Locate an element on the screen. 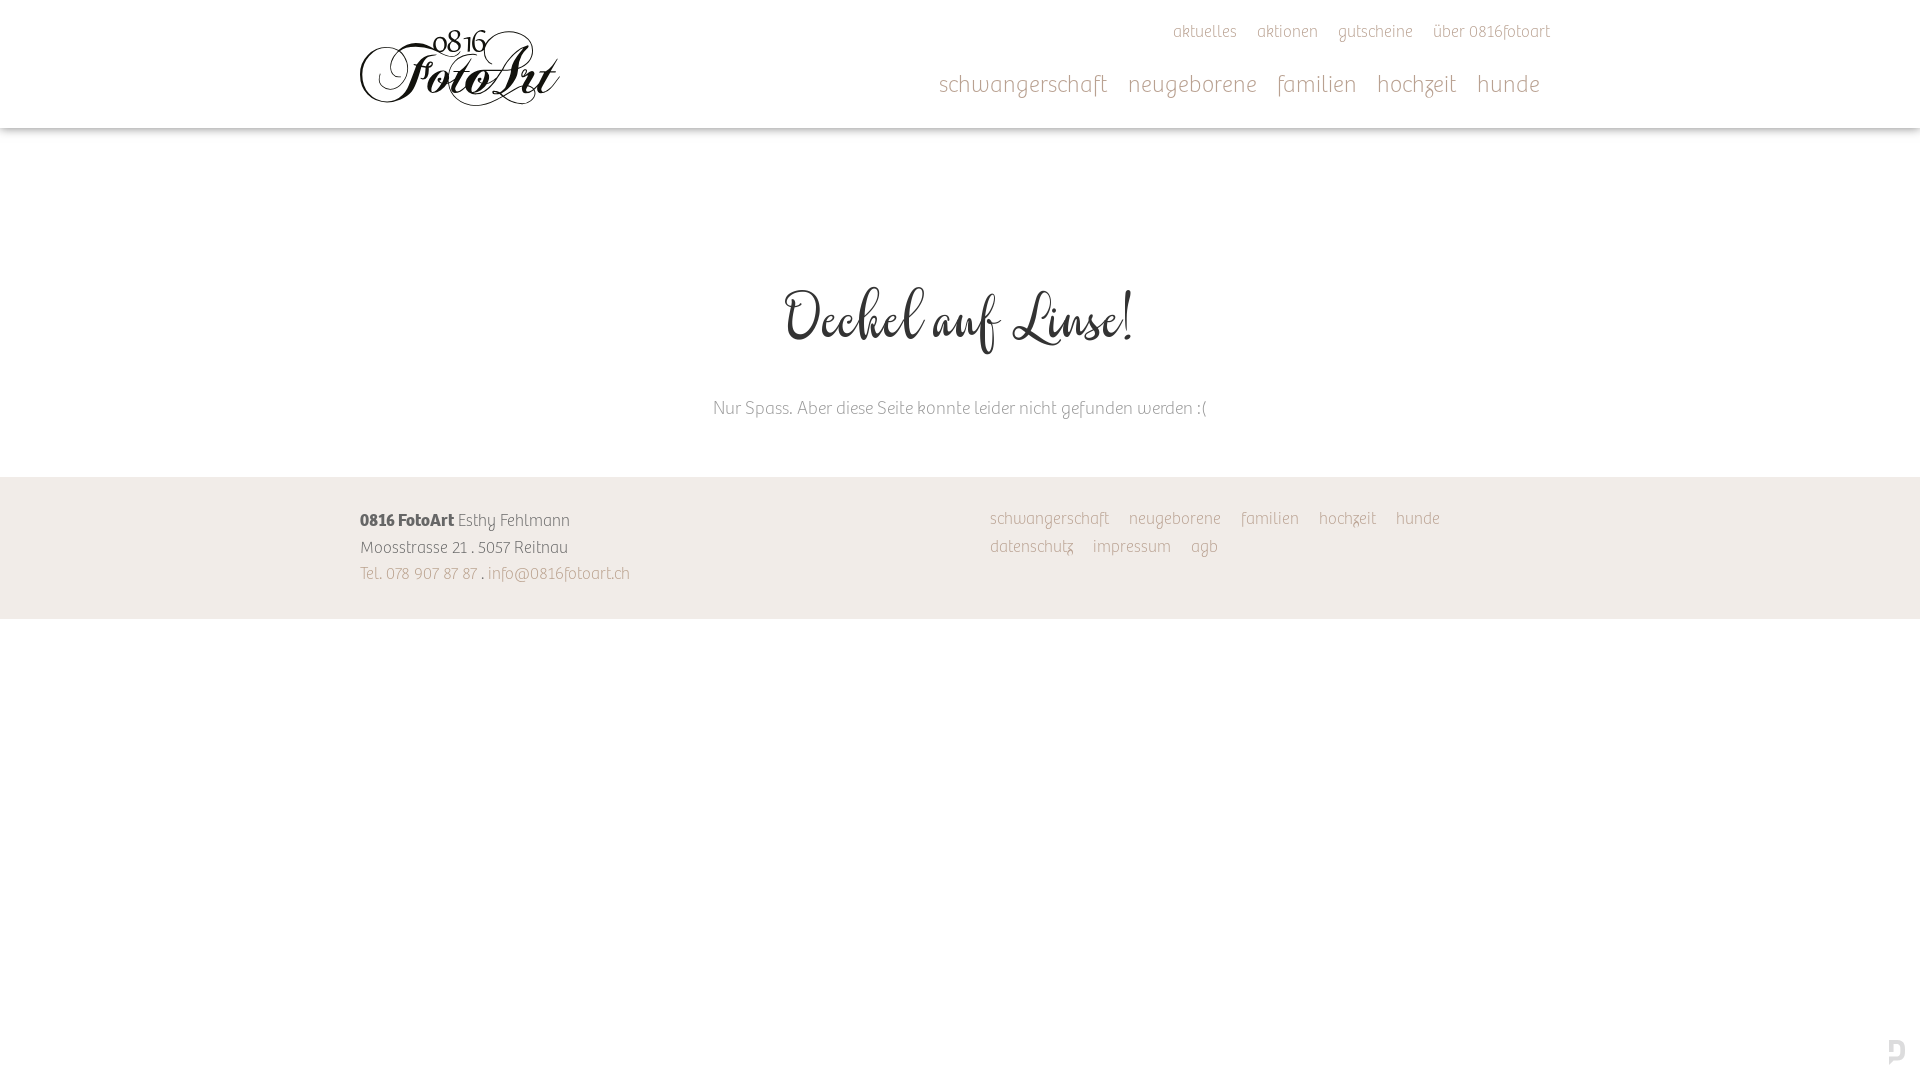 The image size is (1920, 1080). 'hochzeit' is located at coordinates (1425, 84).